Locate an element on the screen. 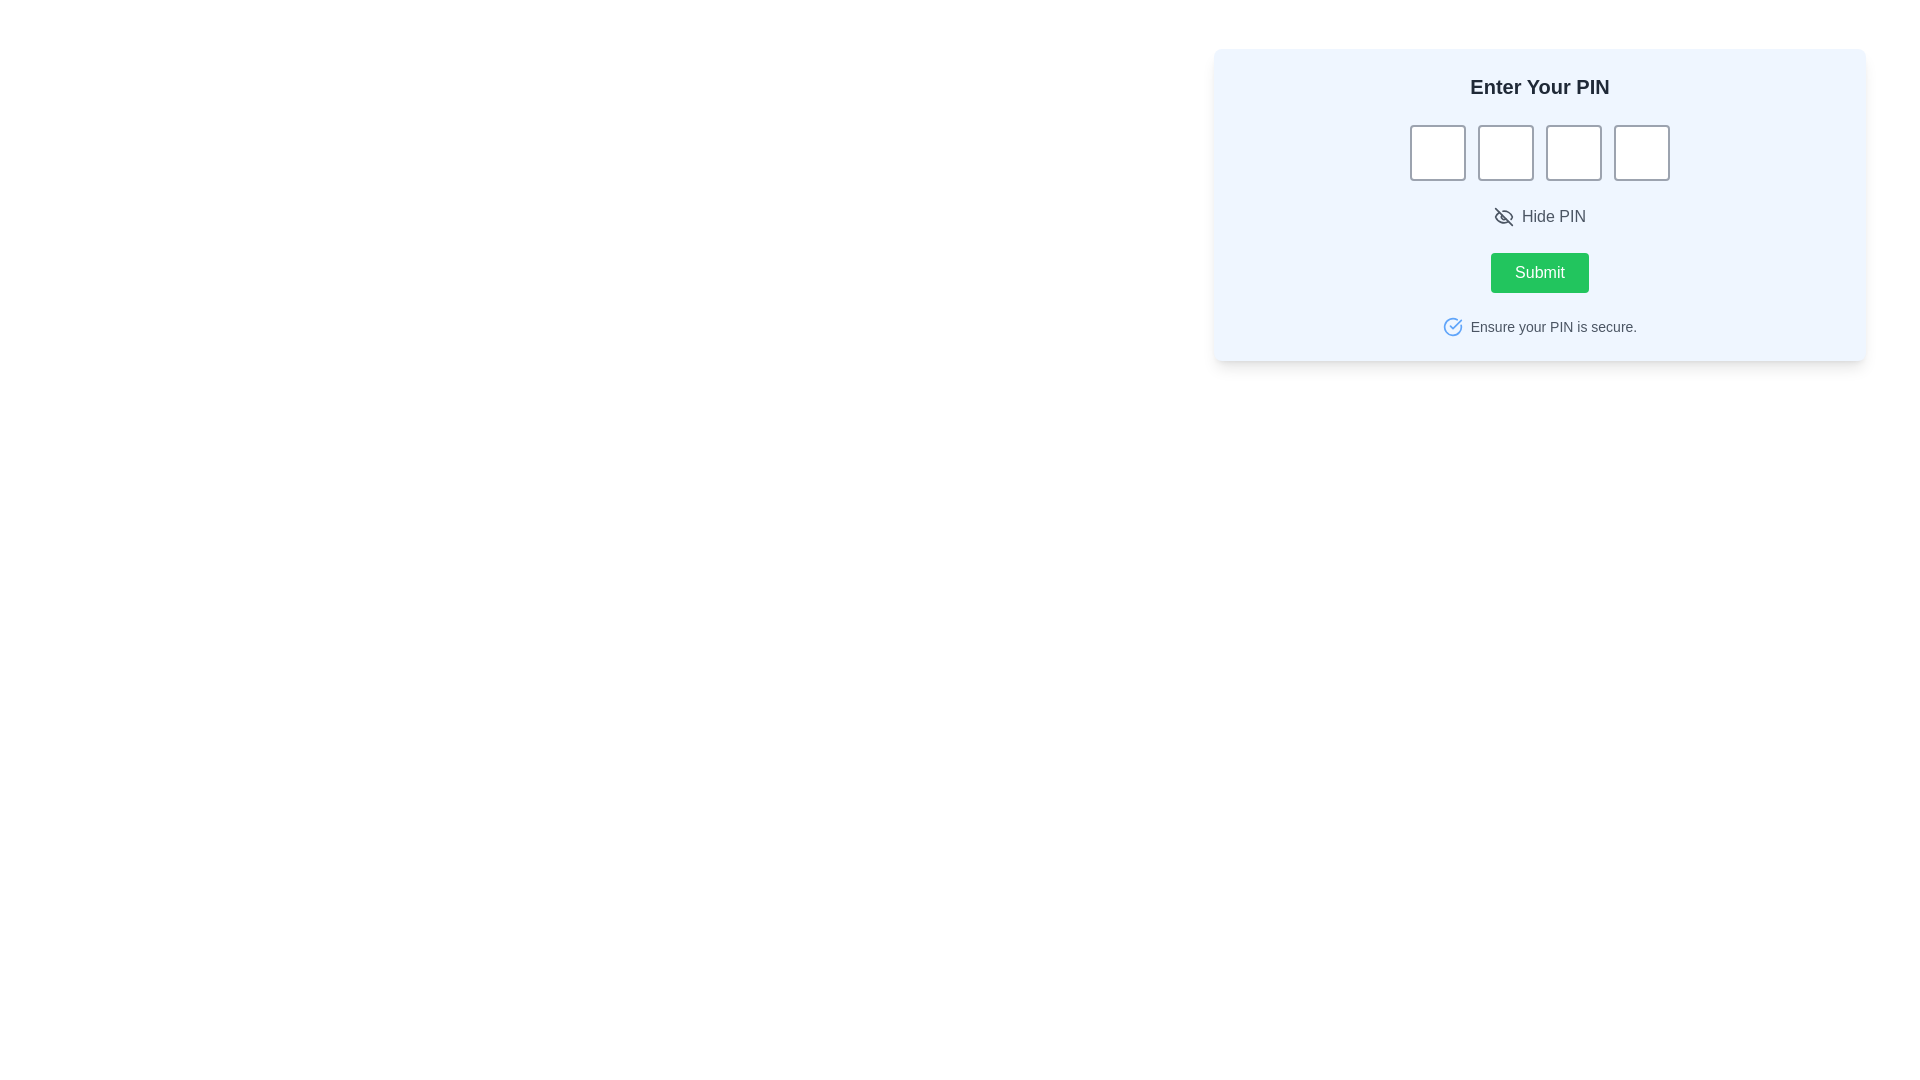  the informational text about securing the PIN located below the 'Submit' button in the PIN input area is located at coordinates (1553, 326).